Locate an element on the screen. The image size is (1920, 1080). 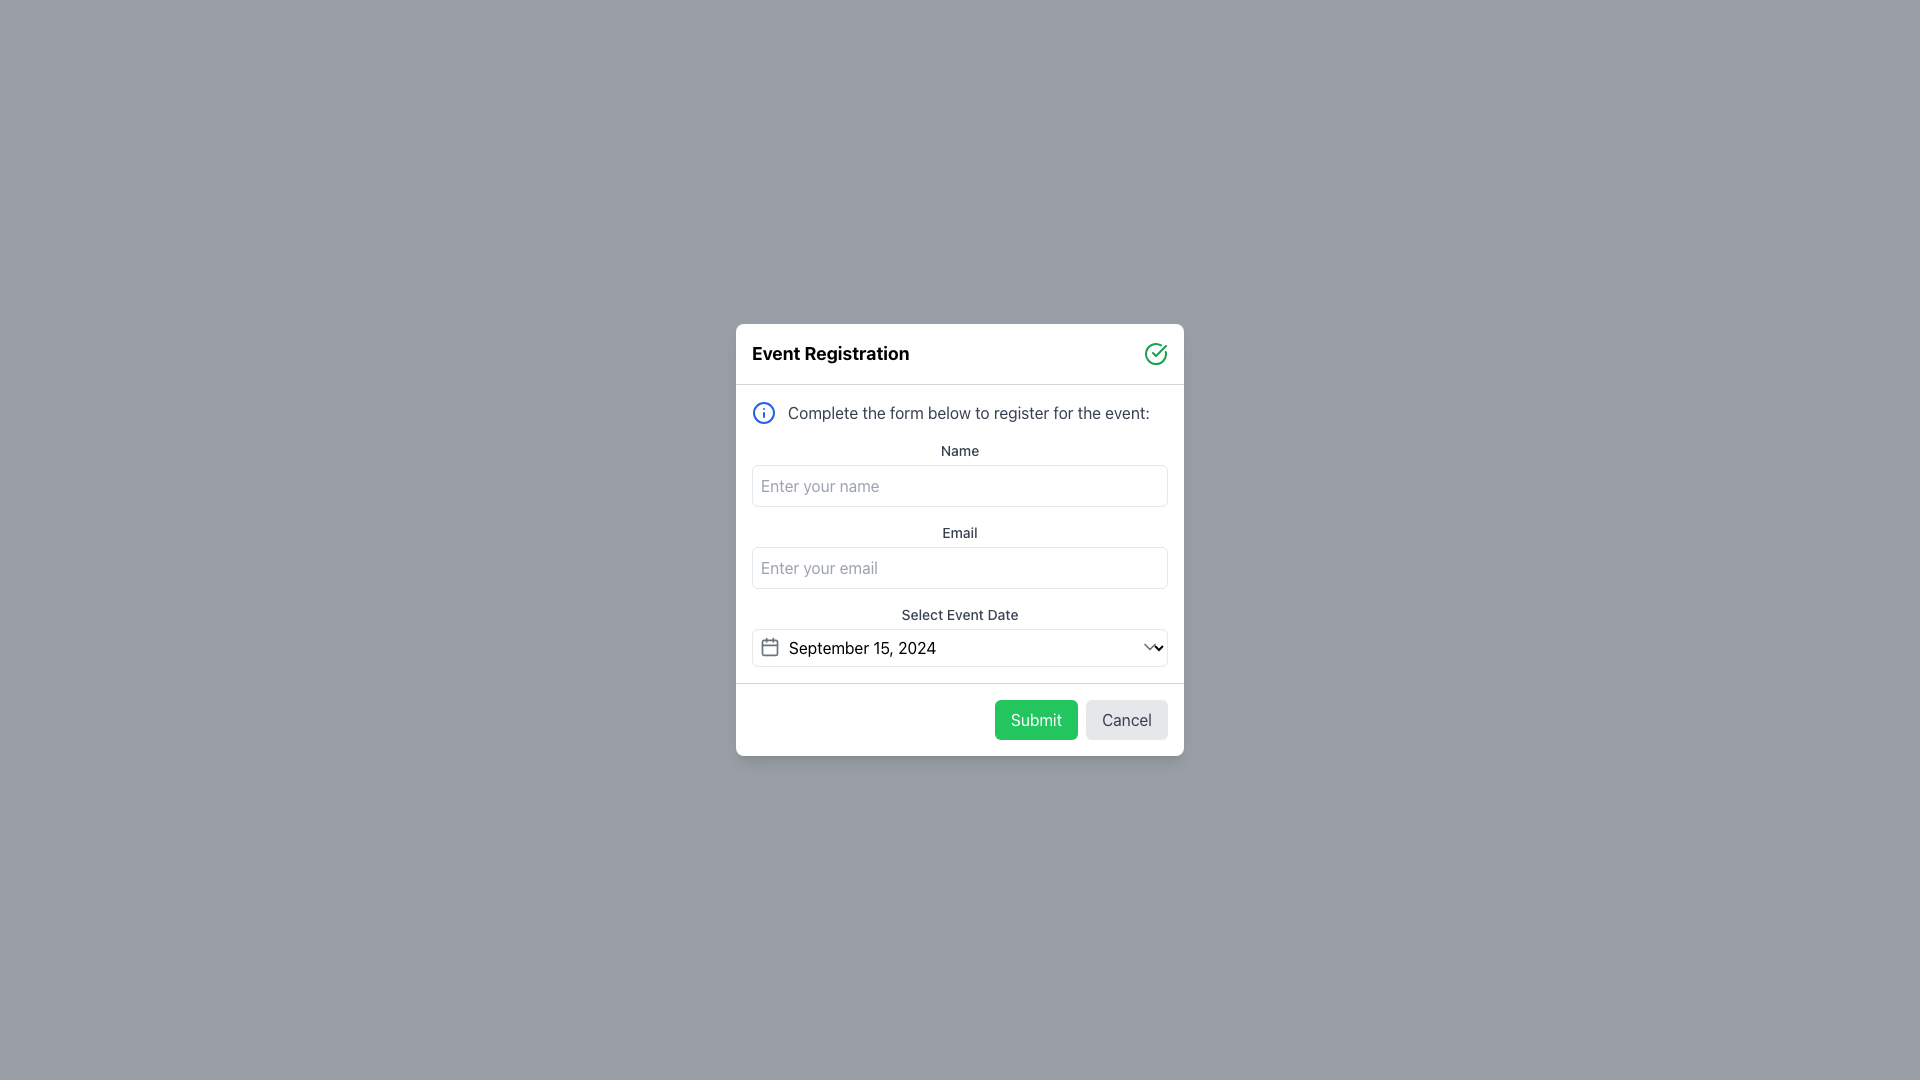
the name input field in the Event Registration form to type in the user's name is located at coordinates (960, 532).